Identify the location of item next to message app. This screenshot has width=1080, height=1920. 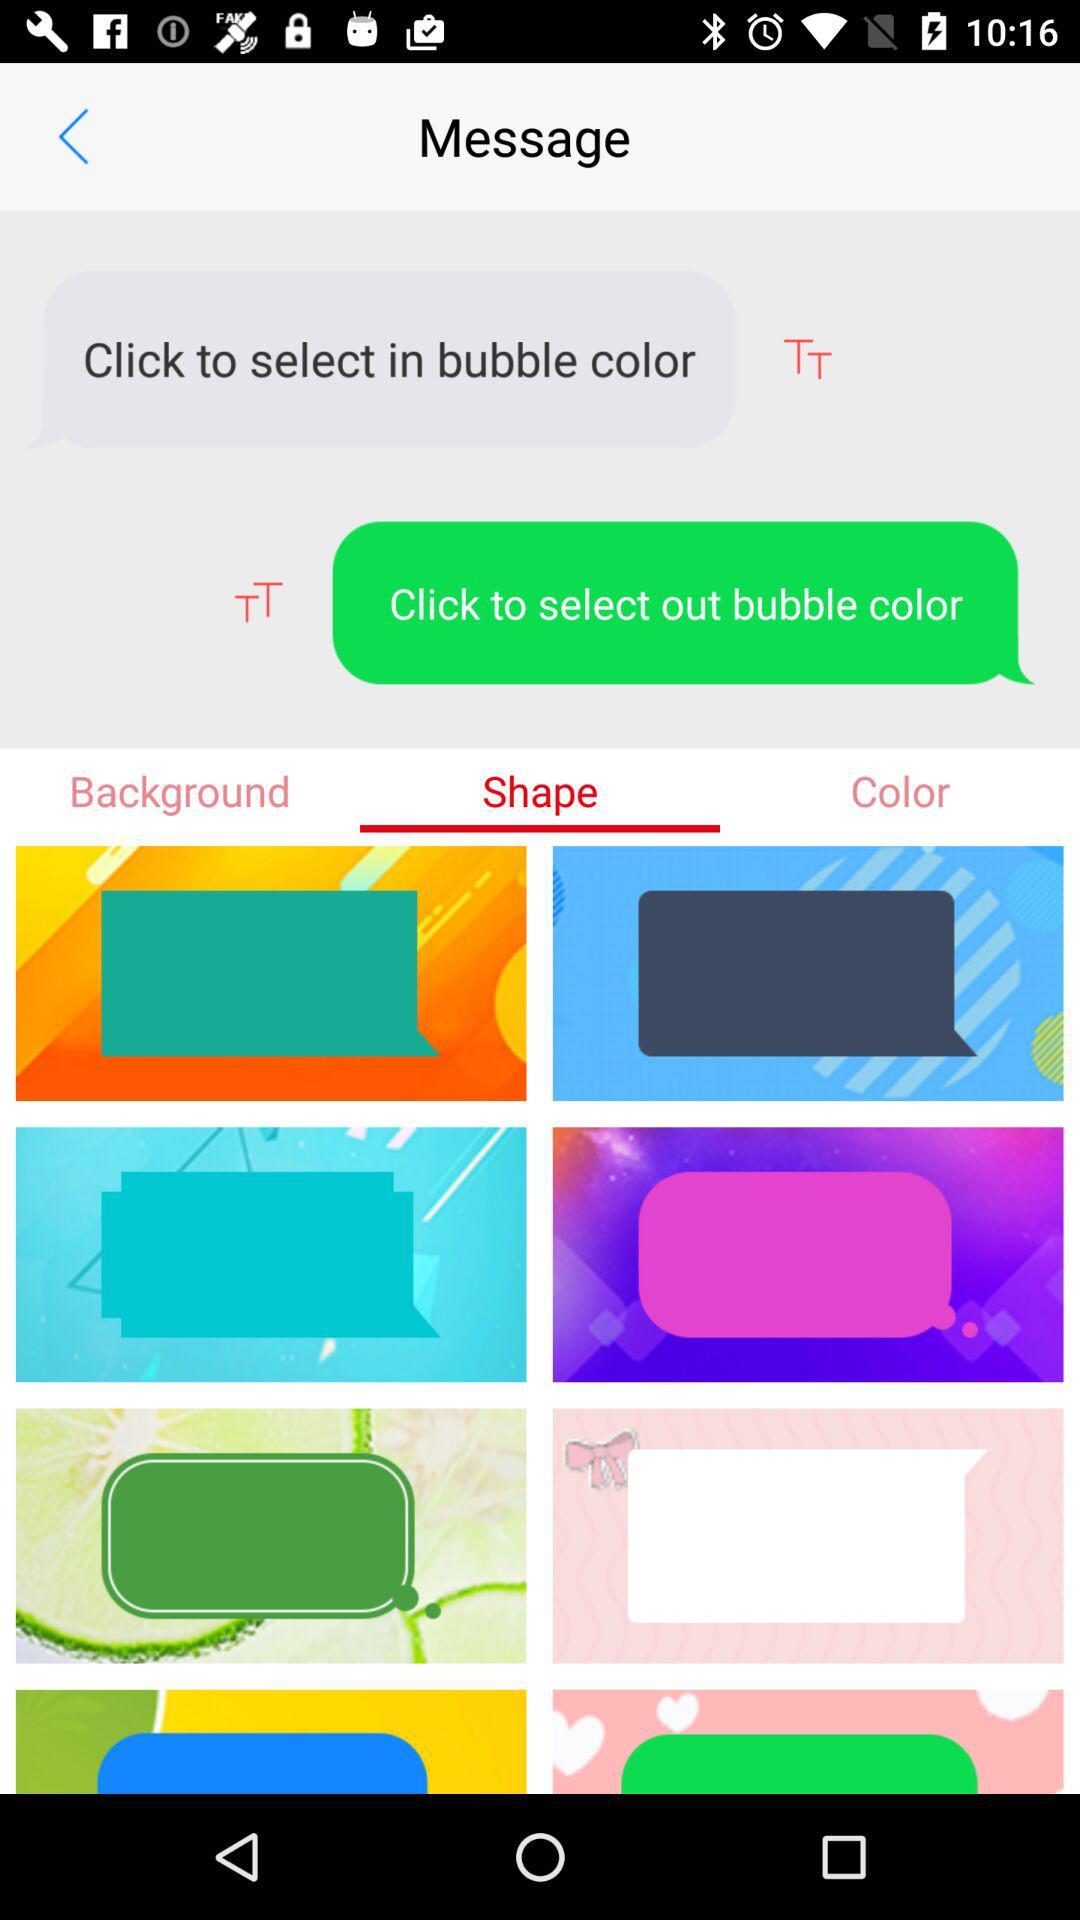
(72, 135).